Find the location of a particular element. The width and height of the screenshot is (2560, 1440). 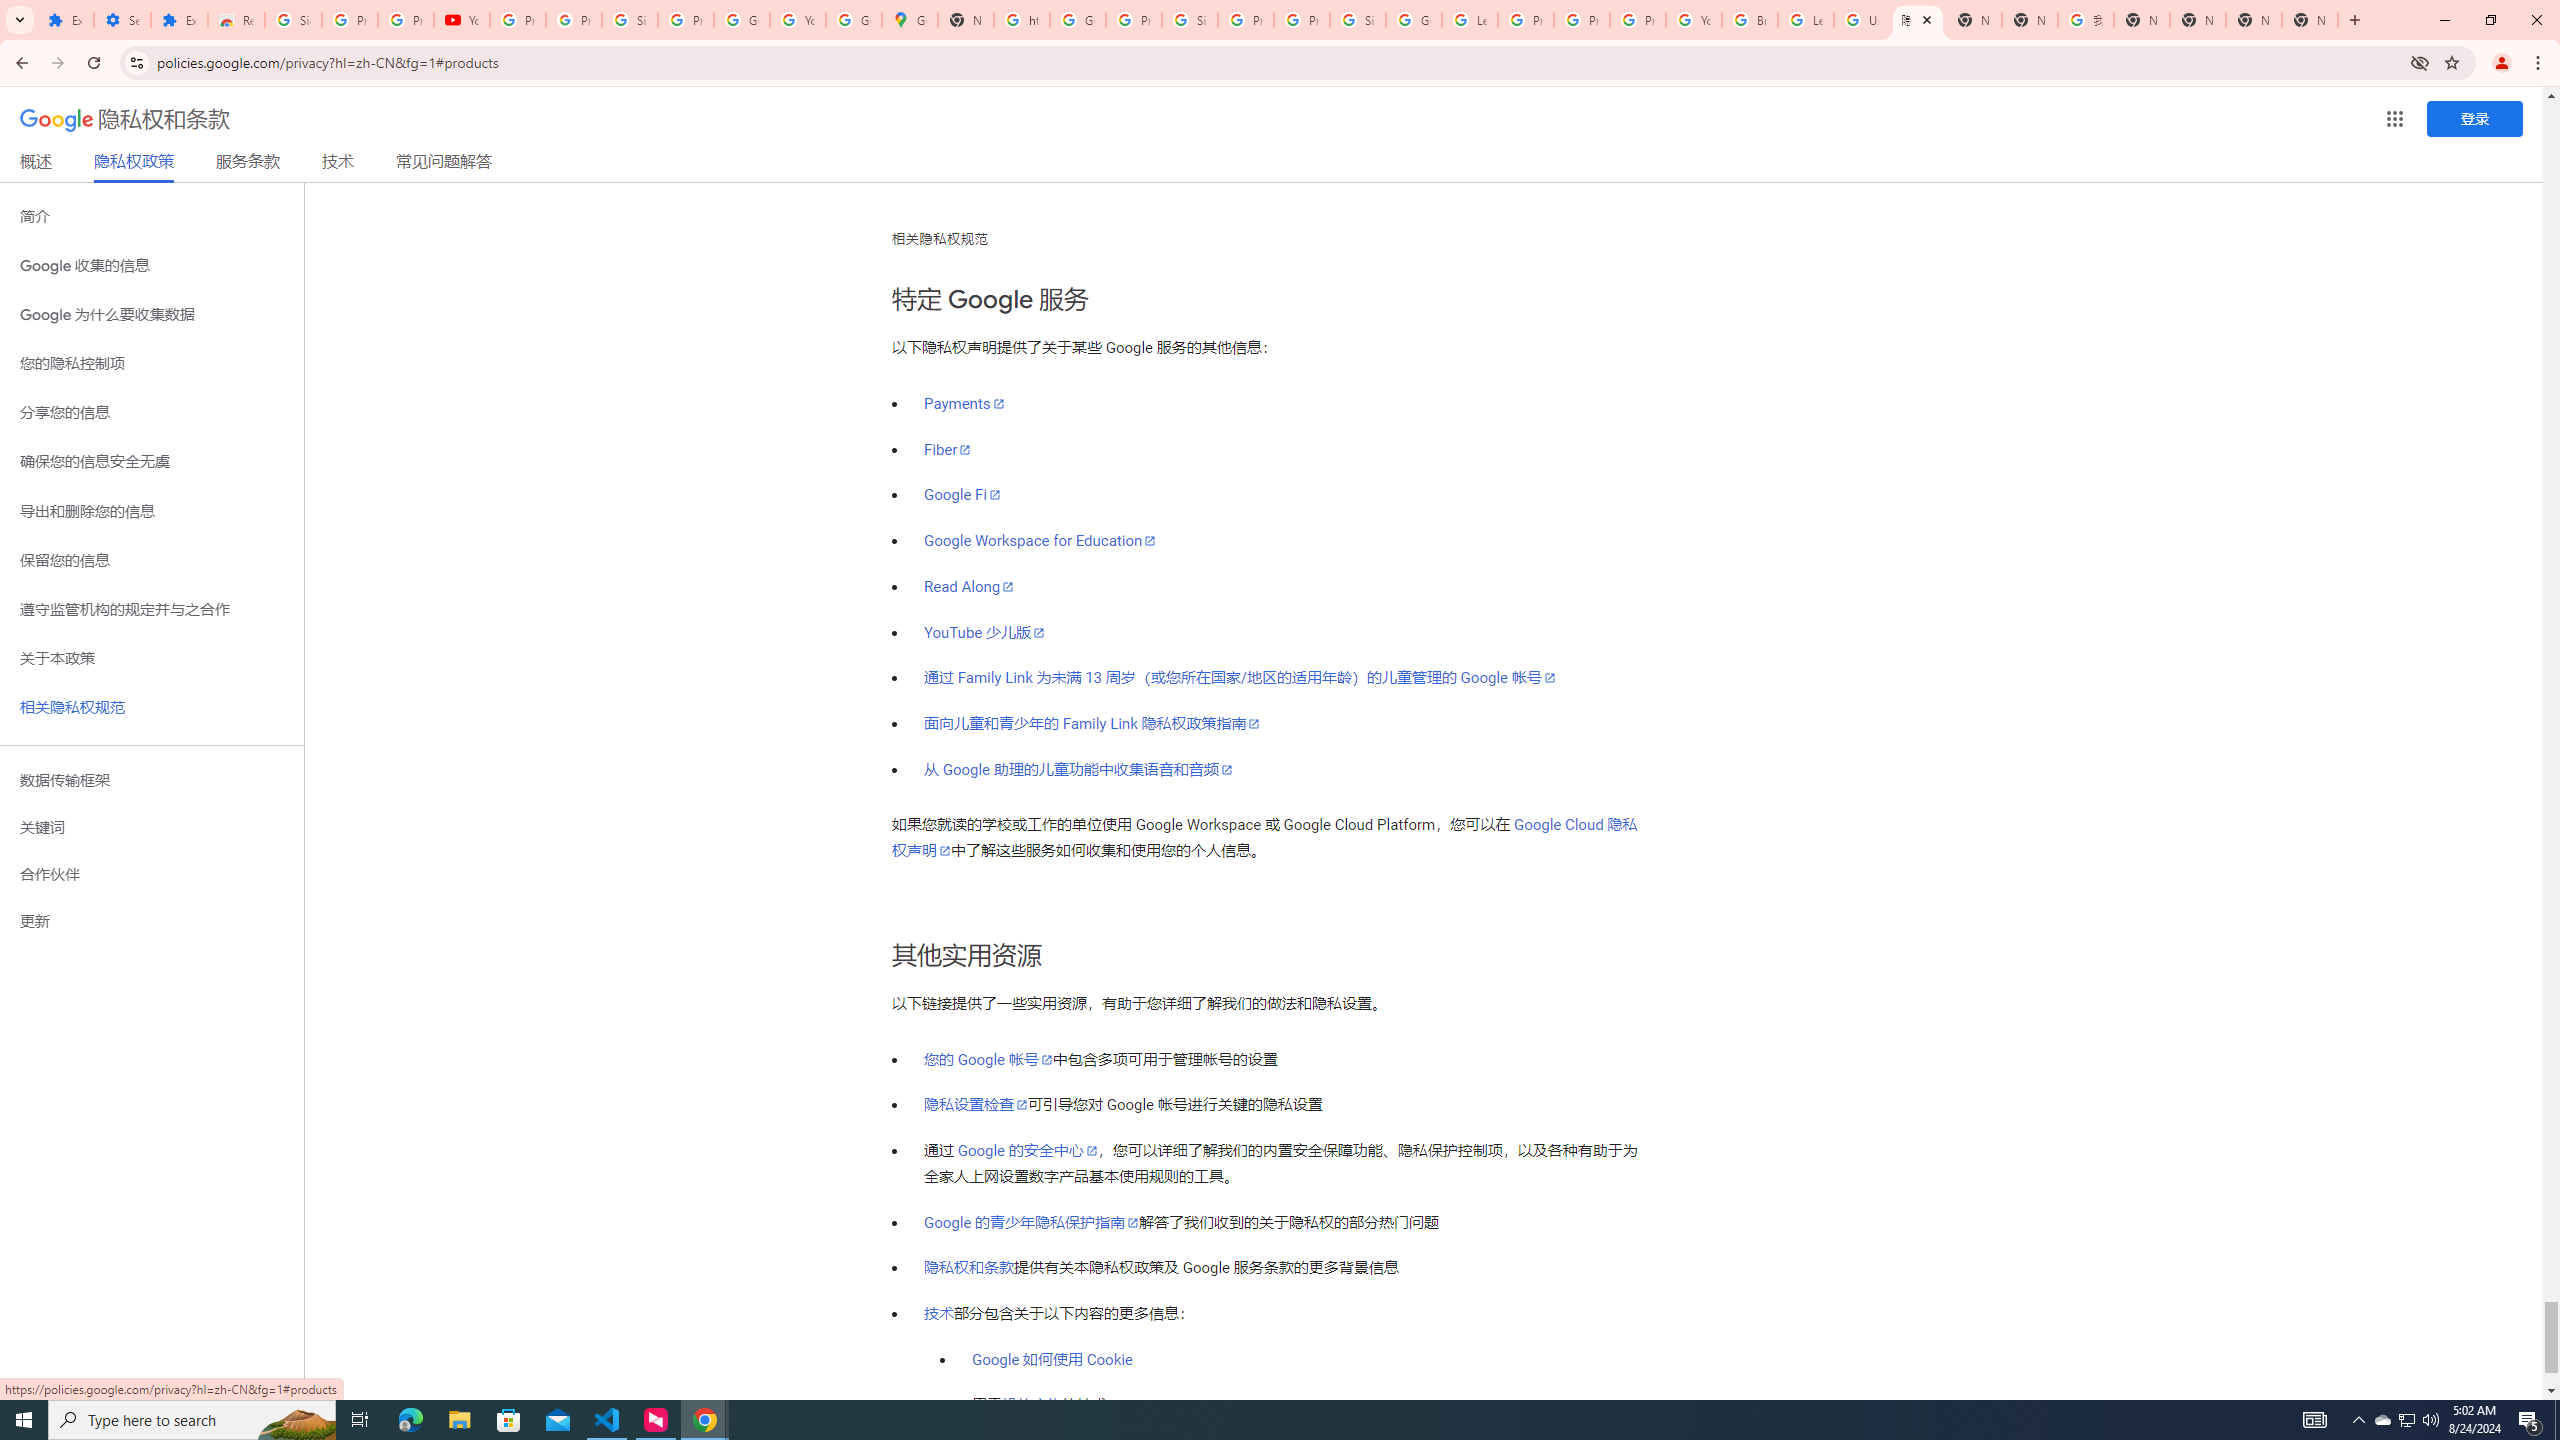

'Google Fi' is located at coordinates (962, 495).